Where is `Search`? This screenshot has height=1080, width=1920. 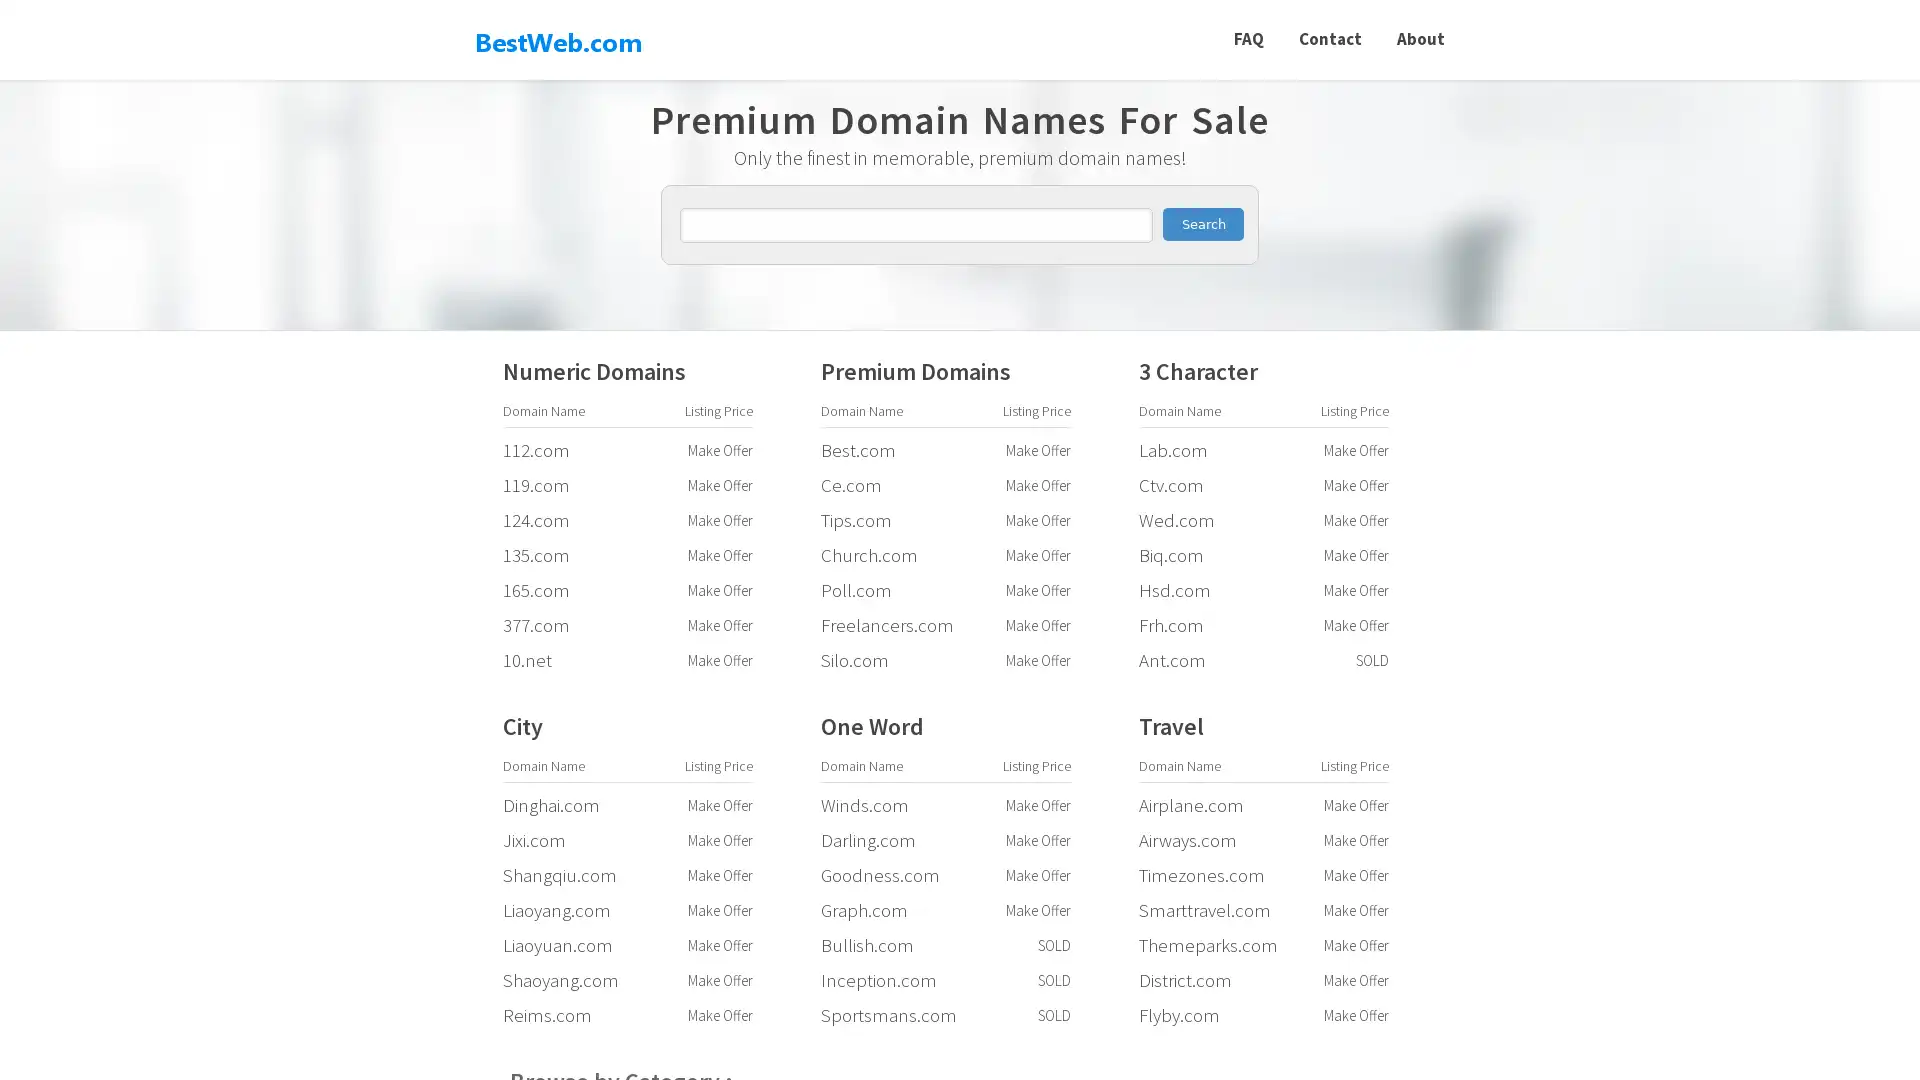
Search is located at coordinates (1202, 224).